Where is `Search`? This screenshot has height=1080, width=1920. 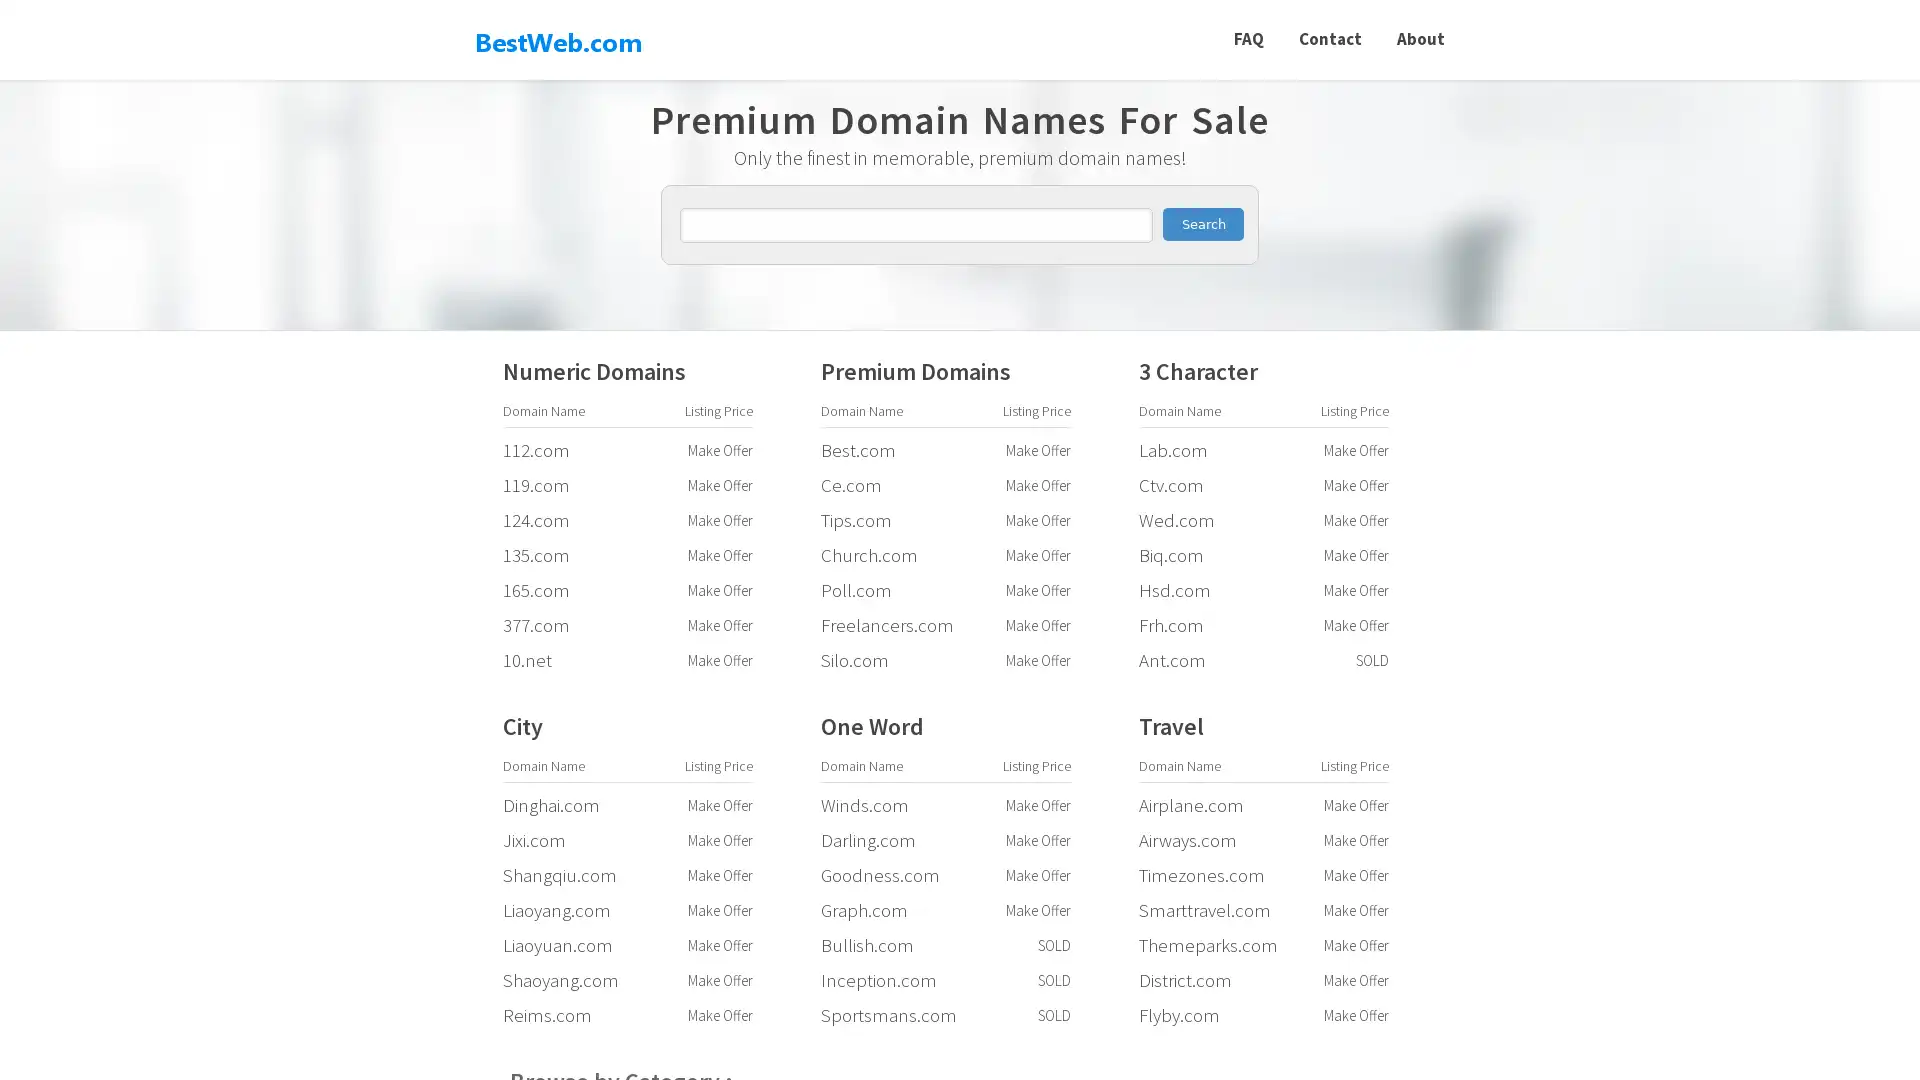
Search is located at coordinates (1202, 224).